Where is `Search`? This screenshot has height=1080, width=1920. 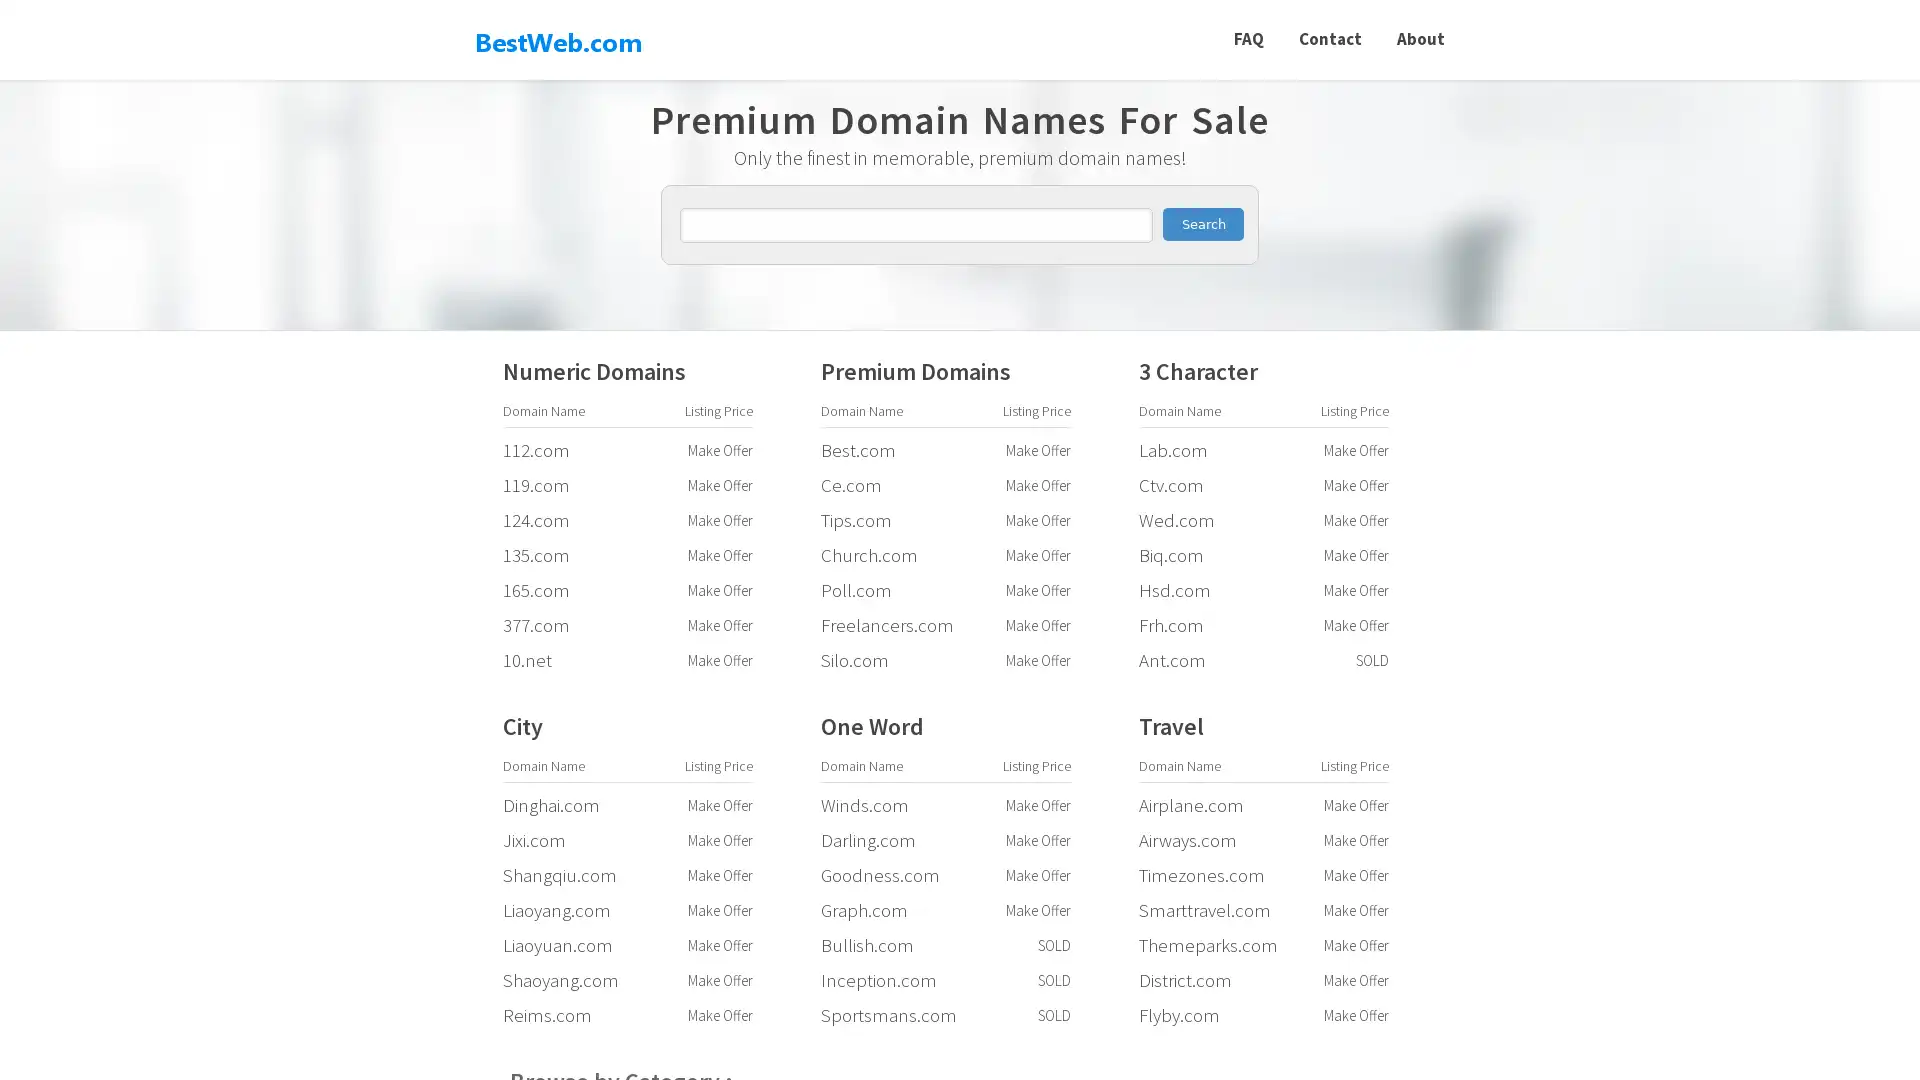
Search is located at coordinates (1202, 224).